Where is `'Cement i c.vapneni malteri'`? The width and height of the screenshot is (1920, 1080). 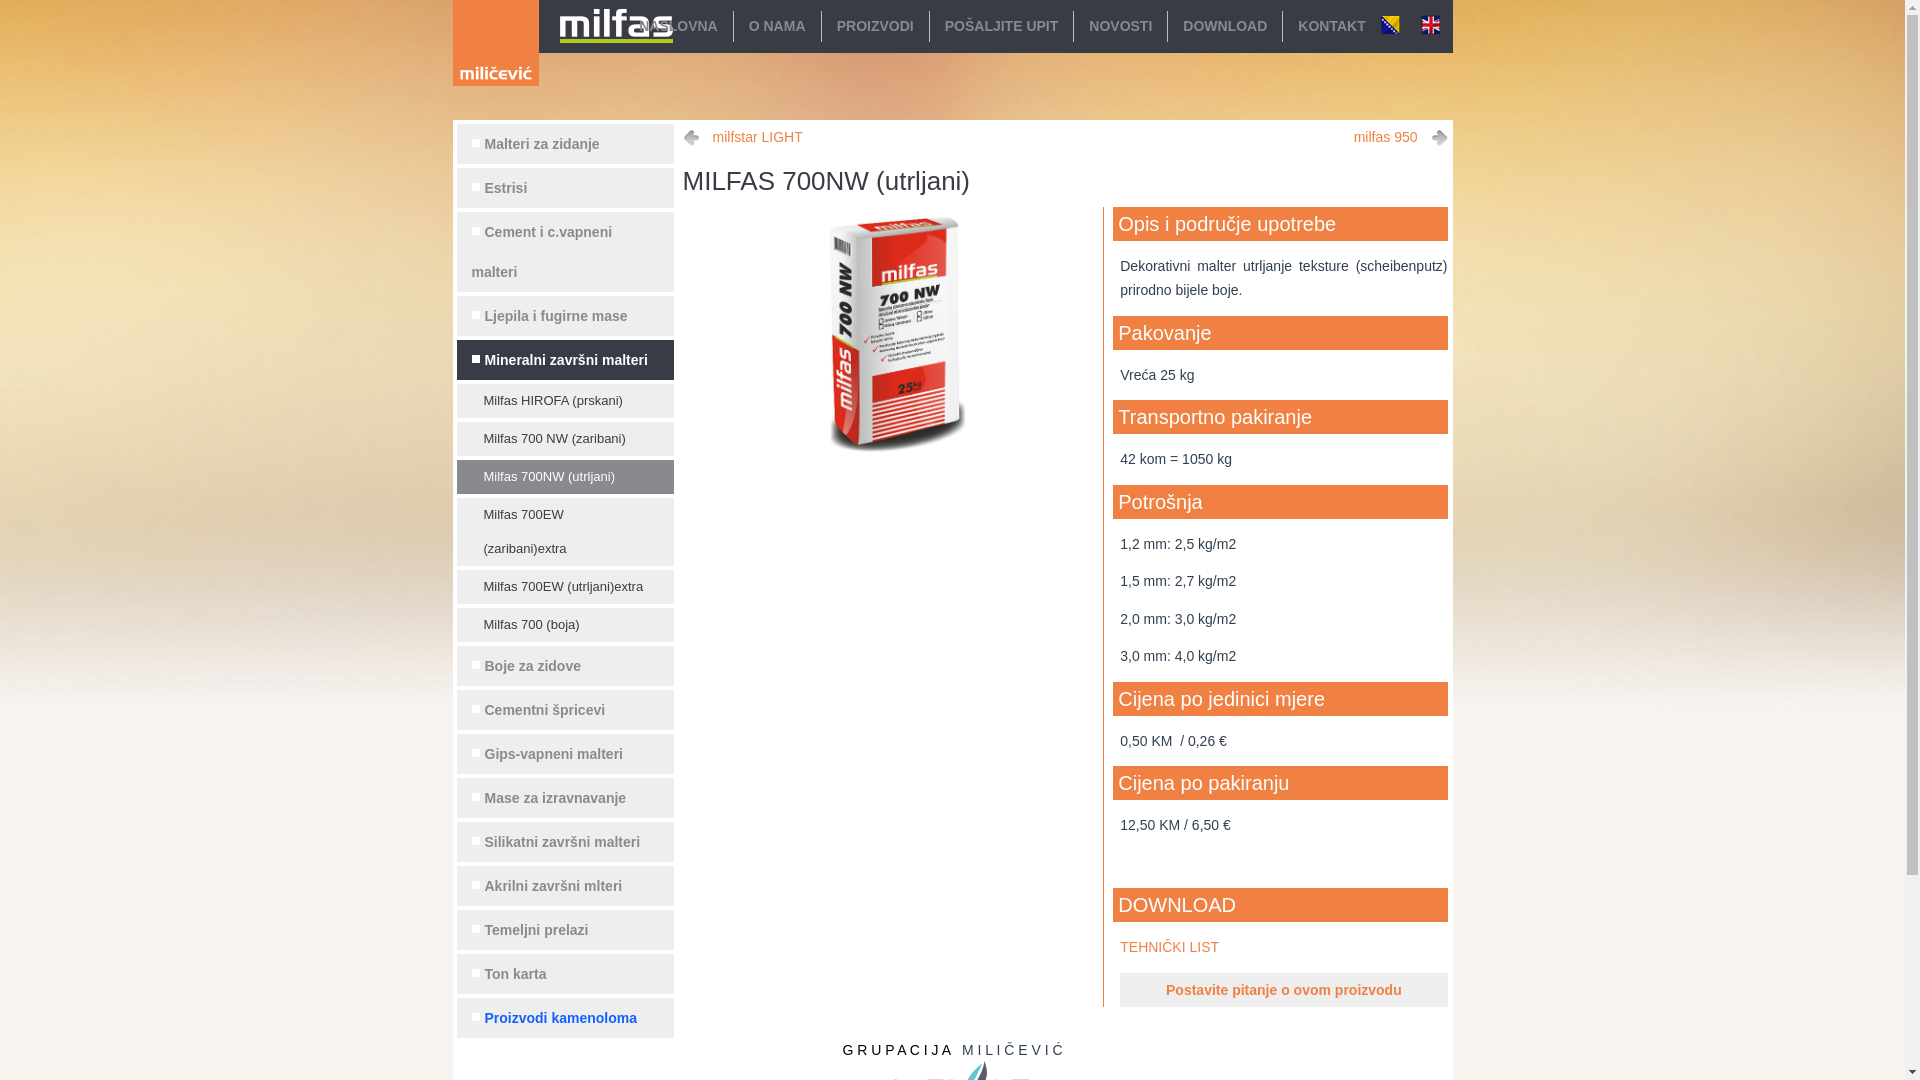 'Cement i c.vapneni malteri' is located at coordinates (563, 250).